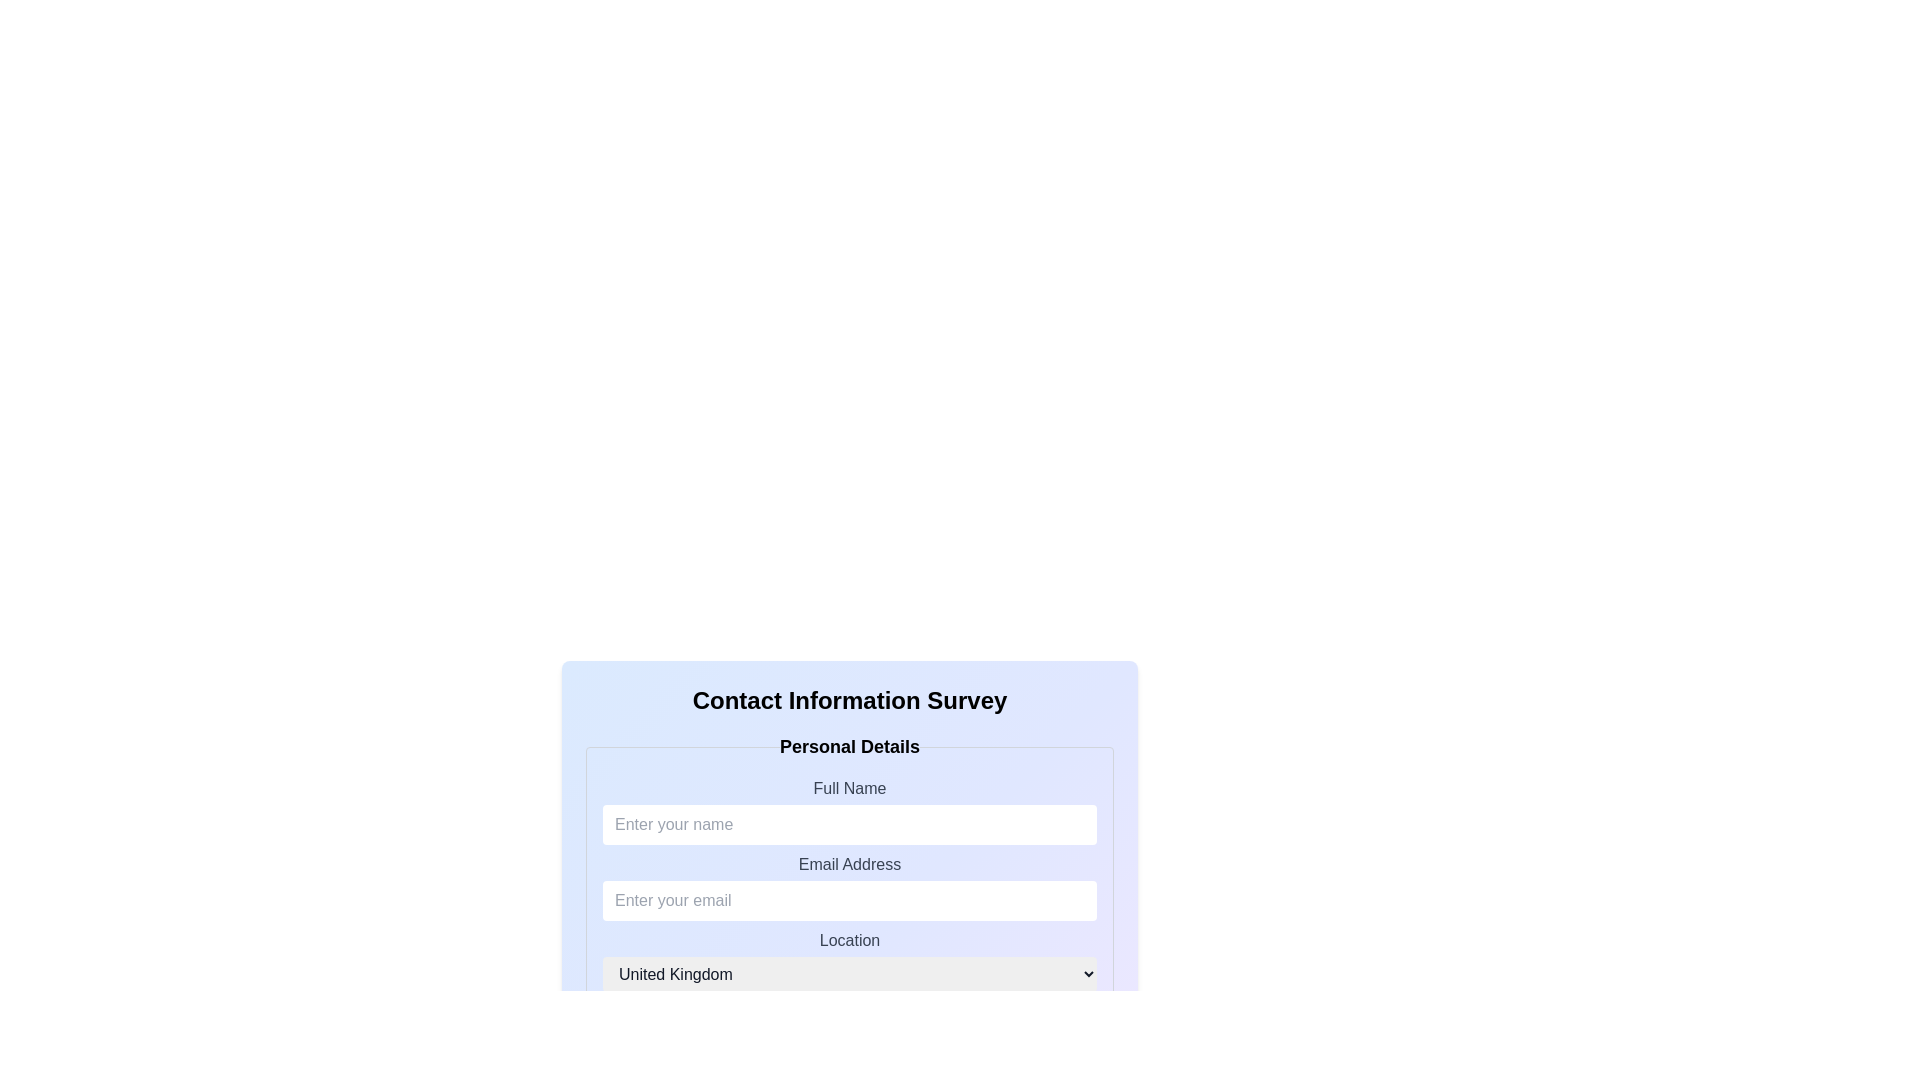 This screenshot has height=1080, width=1920. Describe the element at coordinates (849, 901) in the screenshot. I see `to select text within the email input field labeled 'Email Address' in the 'Contact Information Survey' section` at that location.